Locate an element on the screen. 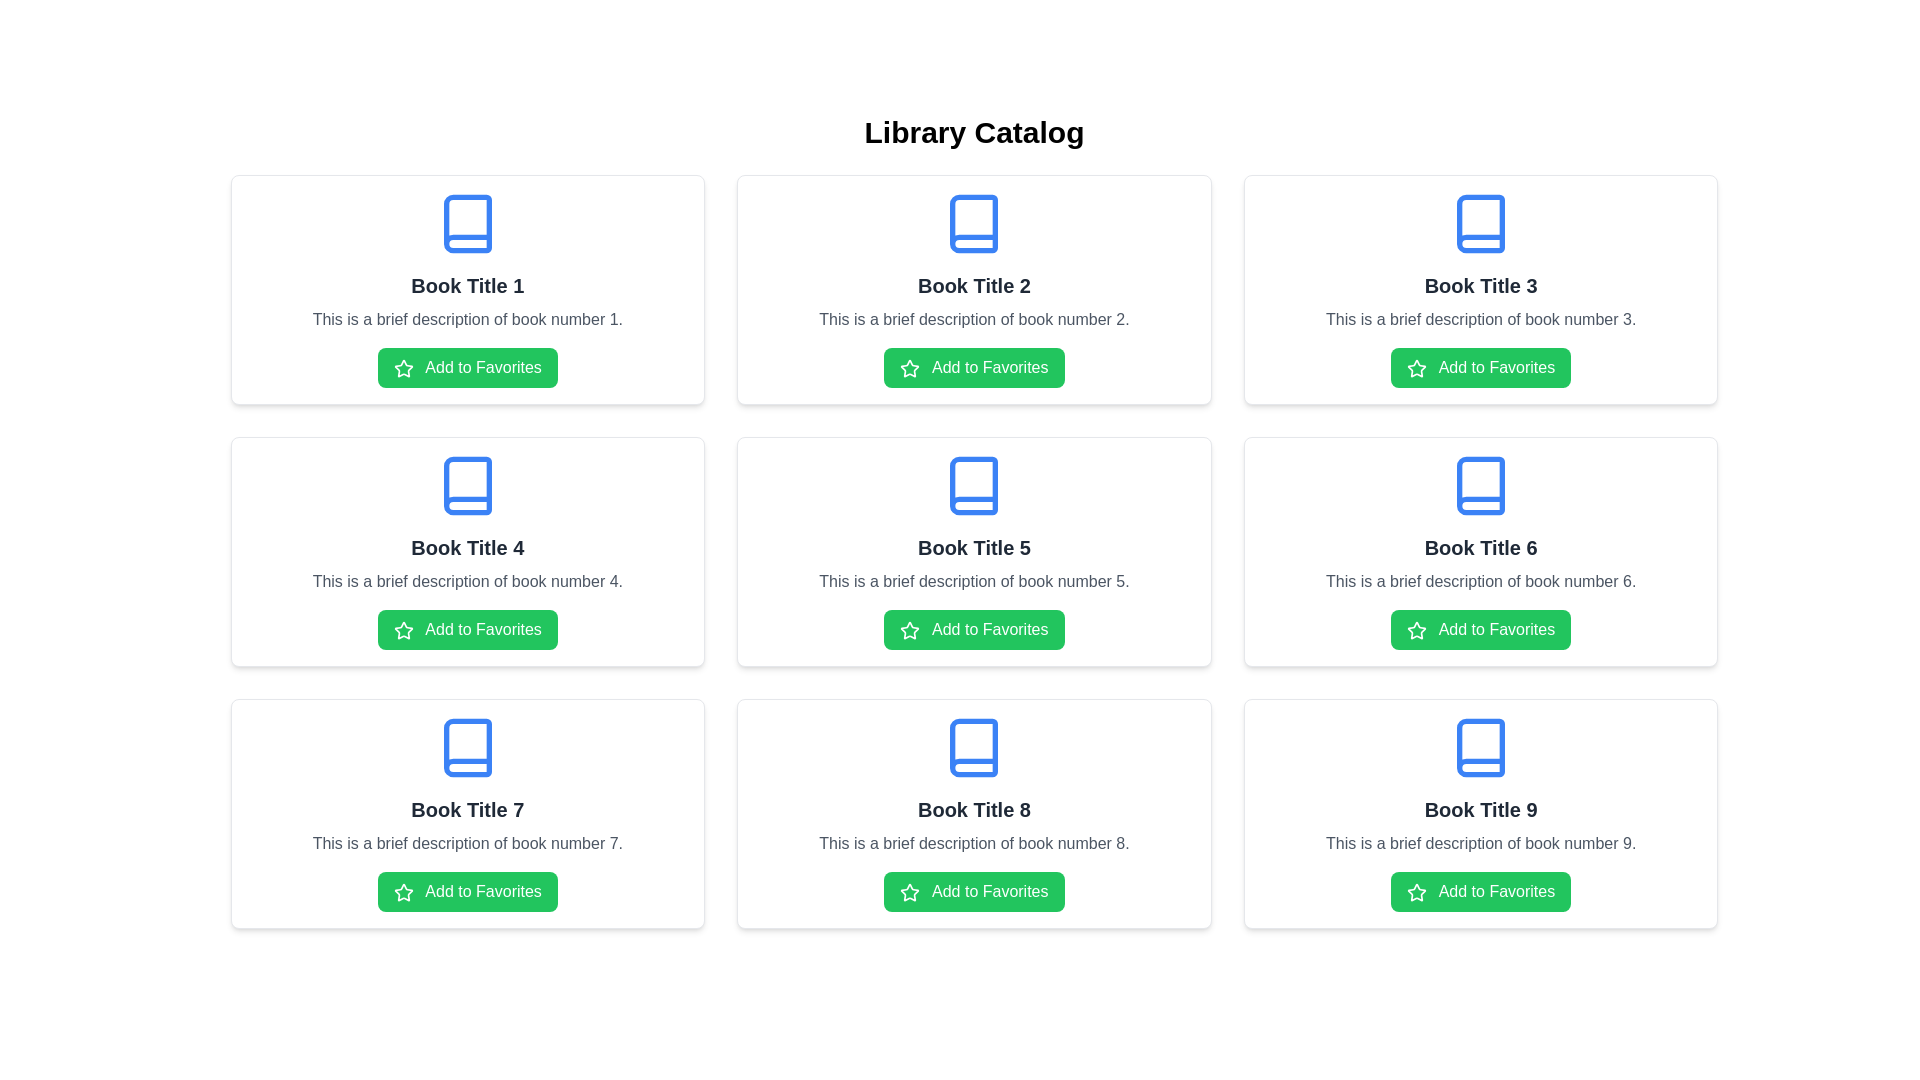 This screenshot has width=1920, height=1080. the star icon that symbolizes marking an item as a favorite, located in the 'Add to Favorites' button for 'Book Title 8' is located at coordinates (909, 891).